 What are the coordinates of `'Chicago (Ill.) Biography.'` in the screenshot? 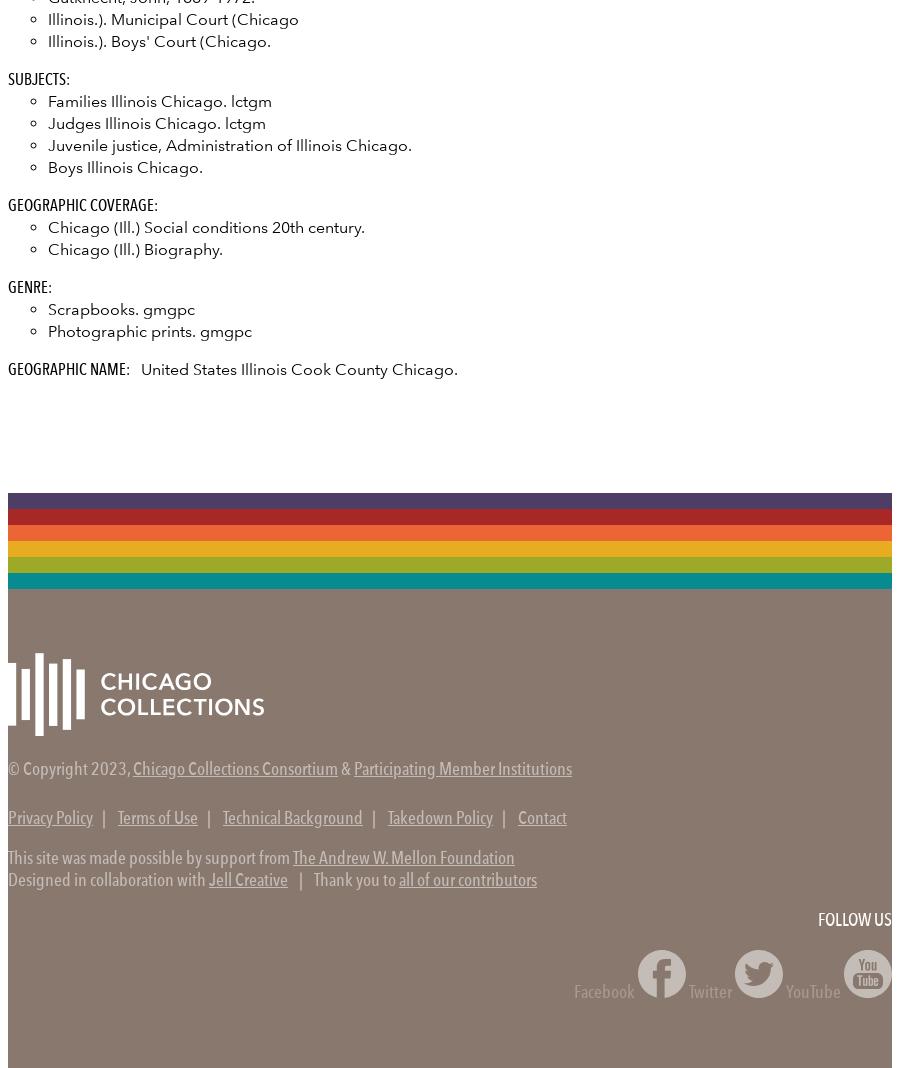 It's located at (135, 248).